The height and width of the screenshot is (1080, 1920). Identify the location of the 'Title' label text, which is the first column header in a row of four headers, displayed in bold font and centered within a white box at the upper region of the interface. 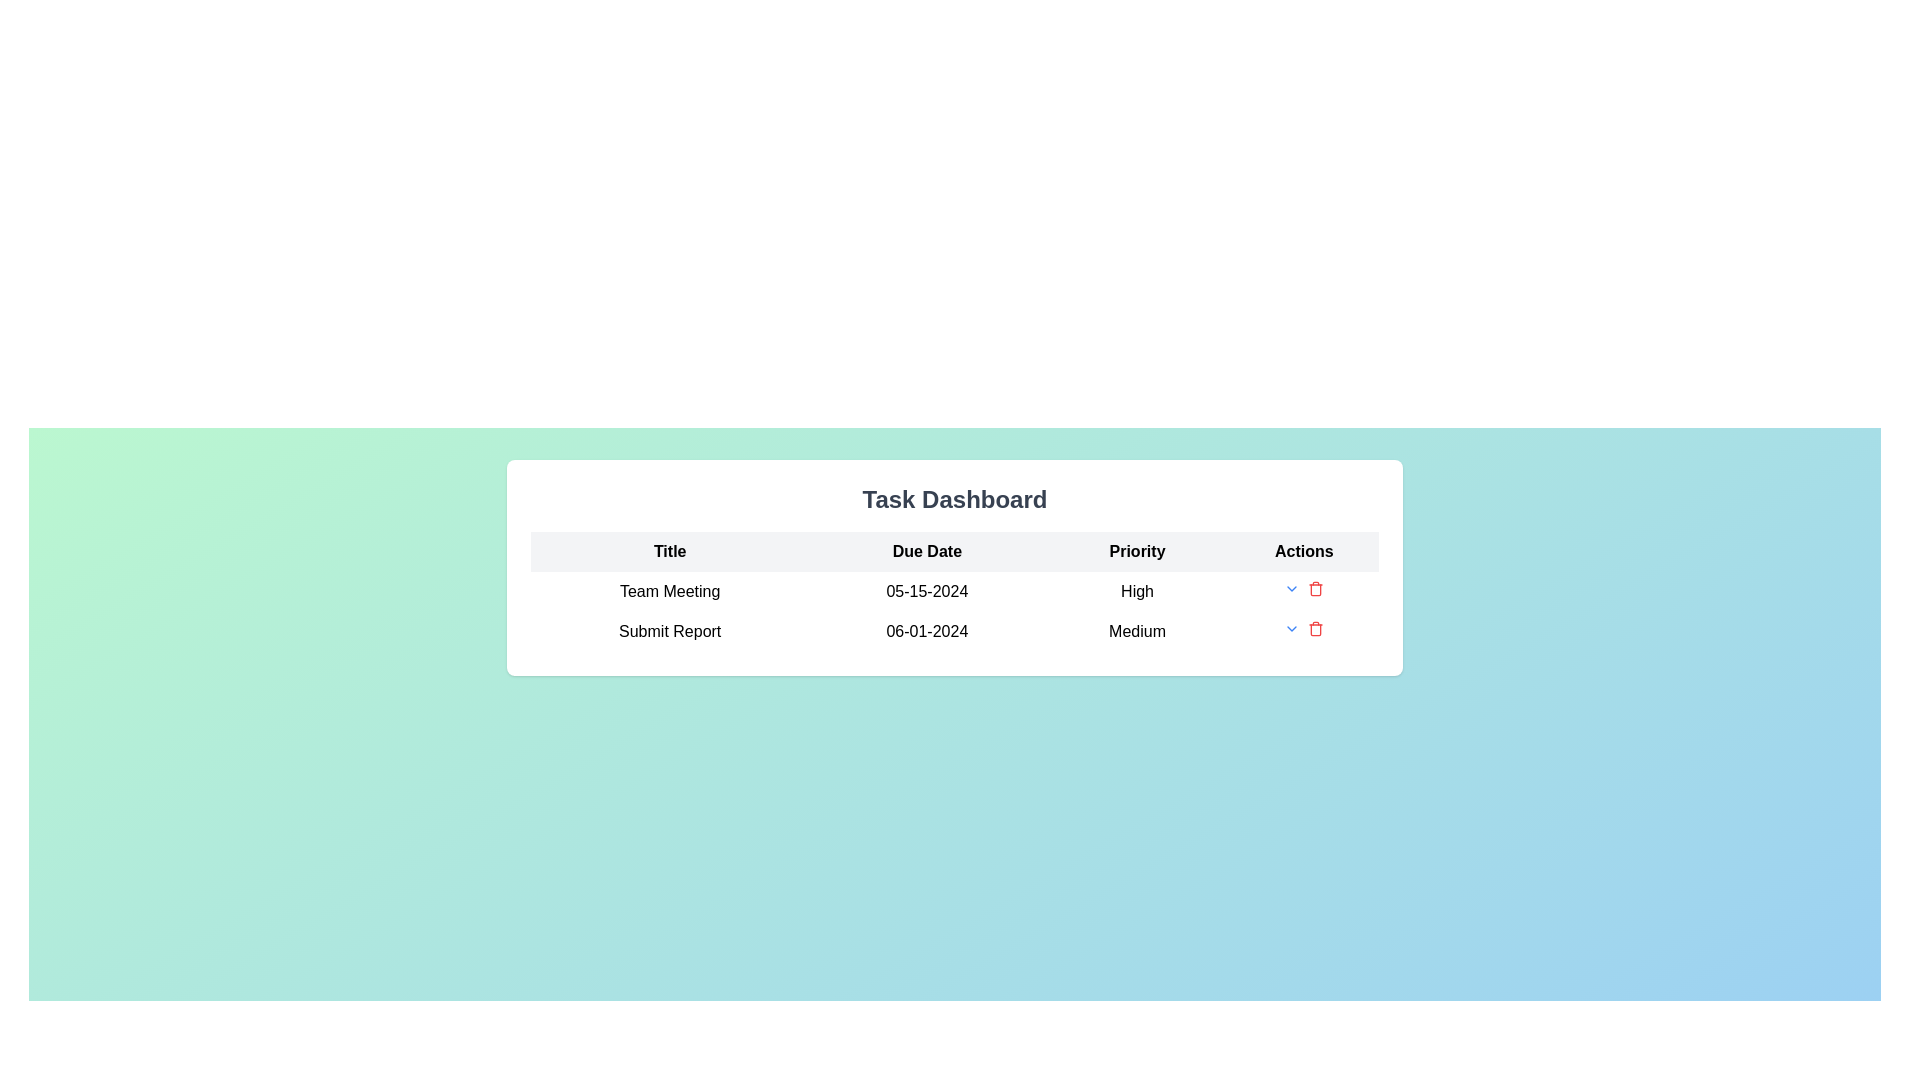
(670, 551).